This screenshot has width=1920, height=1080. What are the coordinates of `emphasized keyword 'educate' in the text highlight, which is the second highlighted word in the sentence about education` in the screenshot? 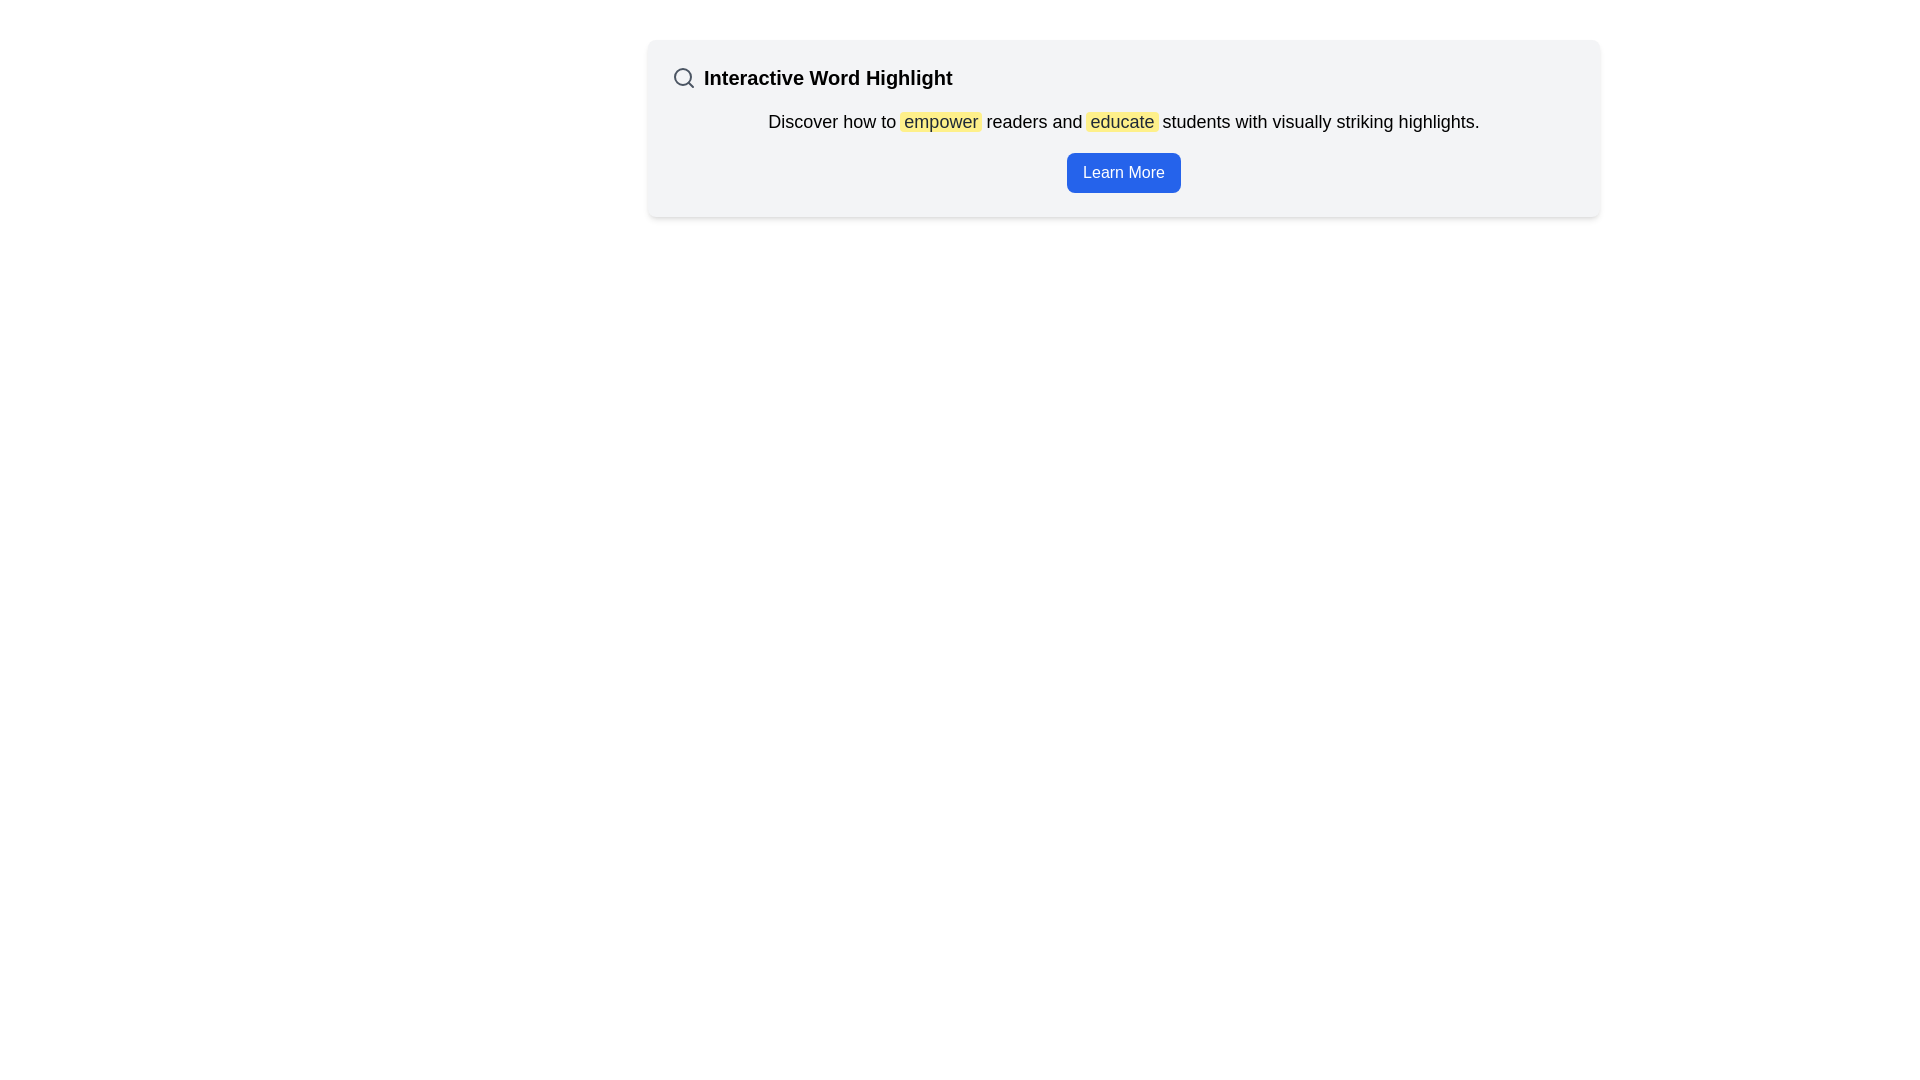 It's located at (1122, 122).